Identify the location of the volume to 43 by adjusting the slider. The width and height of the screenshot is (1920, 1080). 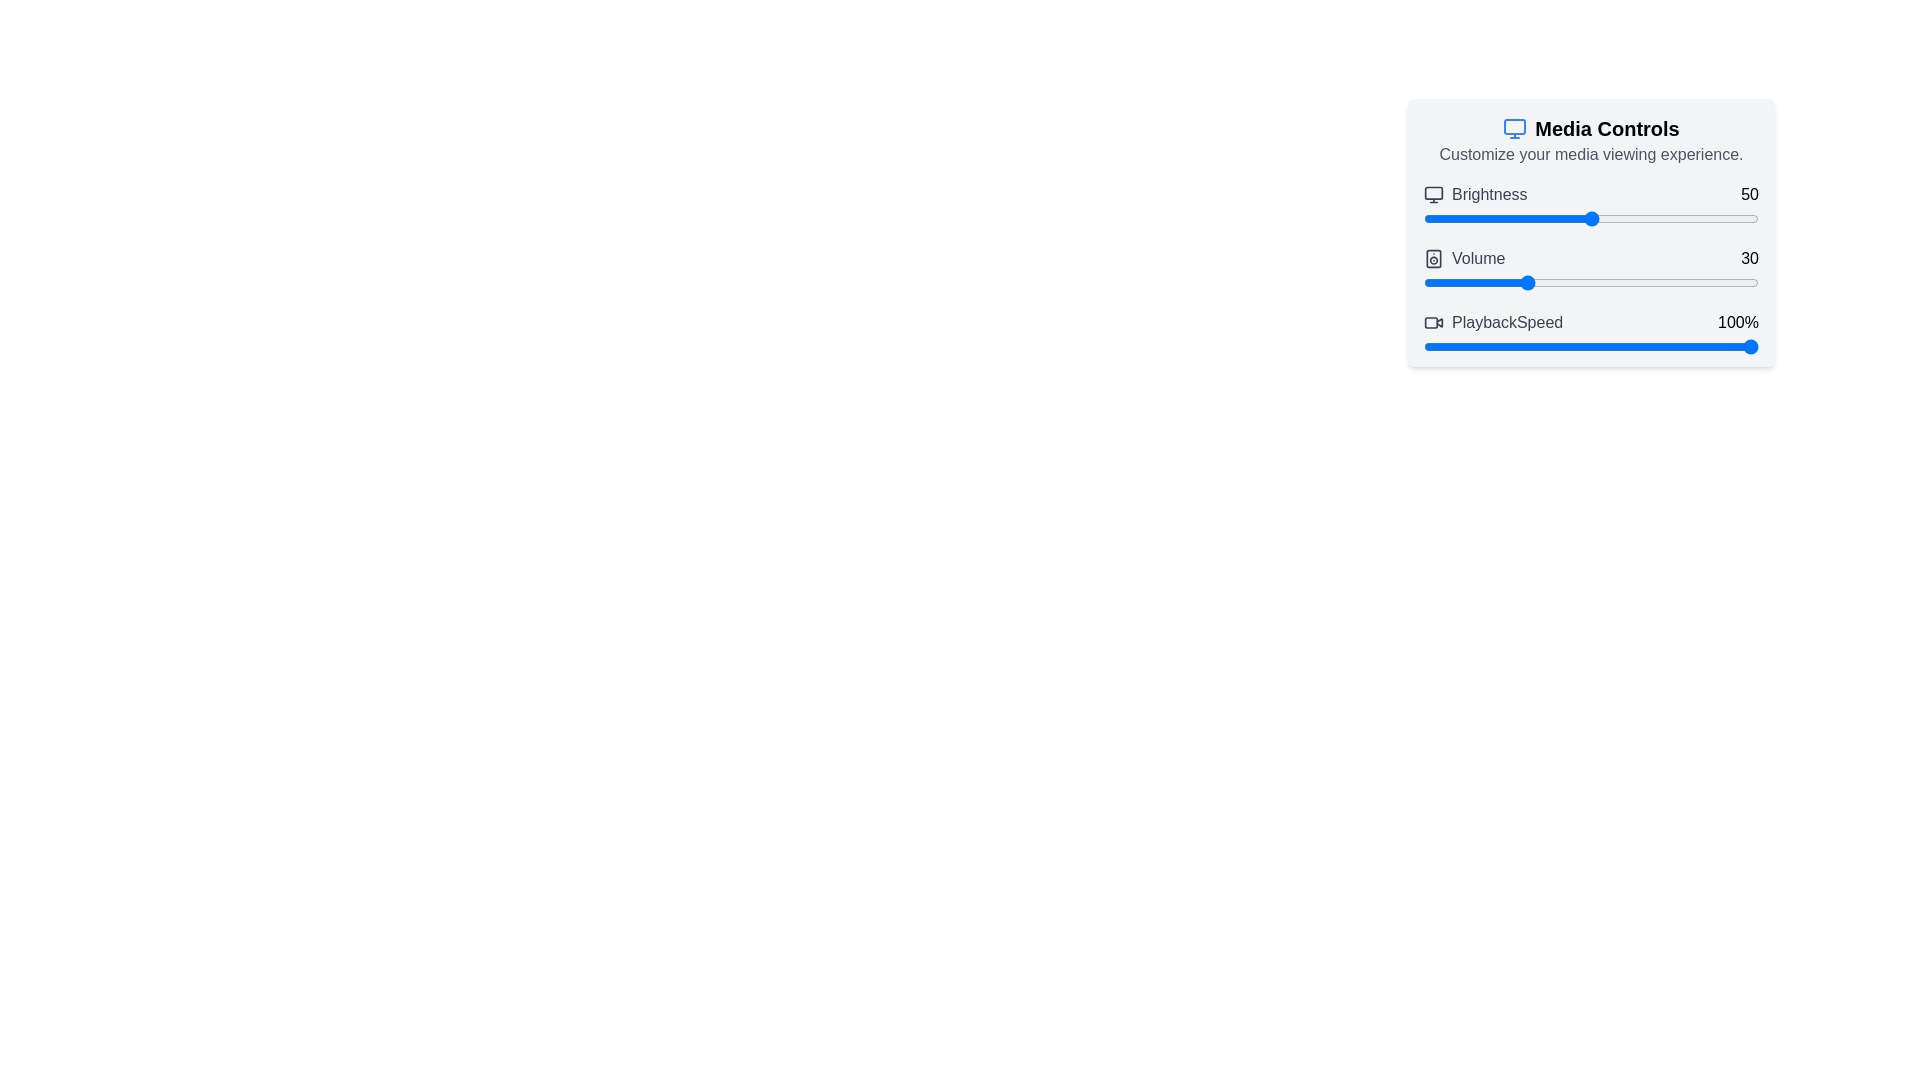
(1567, 282).